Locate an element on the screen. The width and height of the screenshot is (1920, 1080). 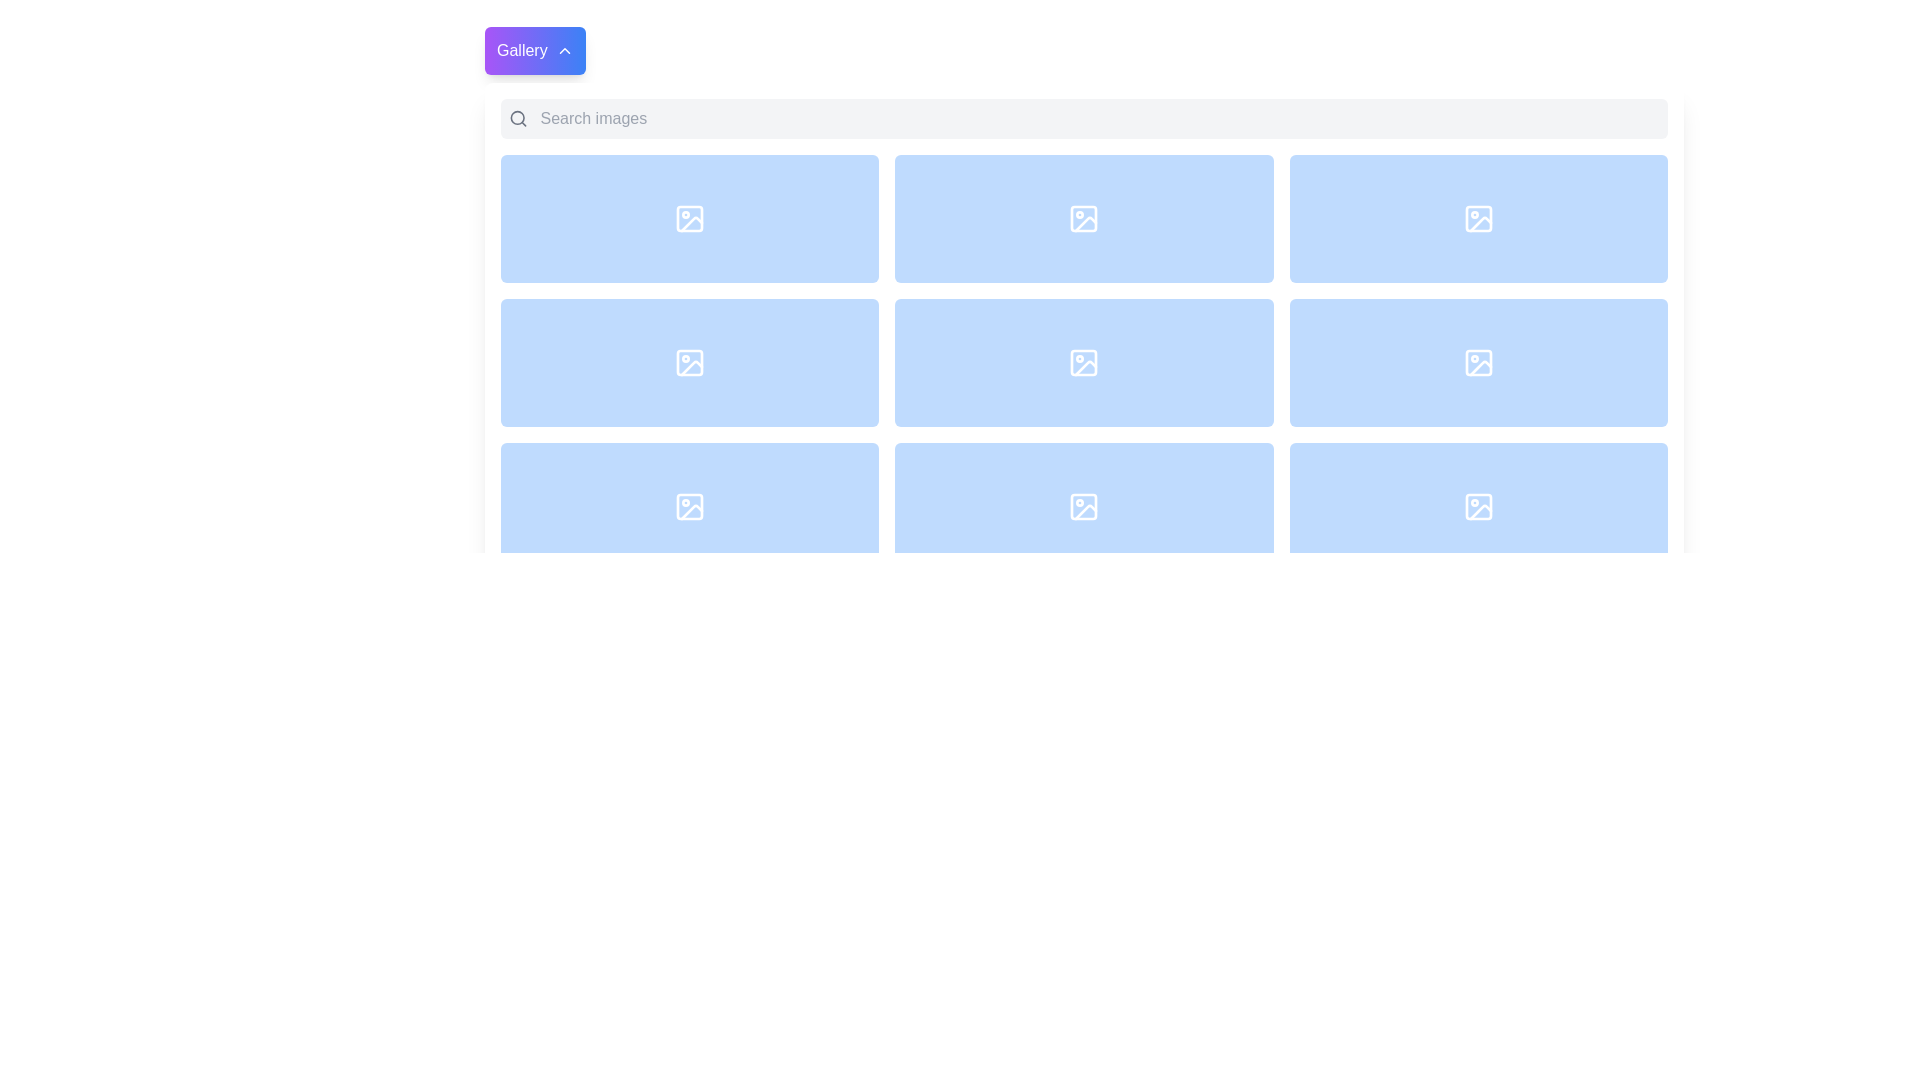
the rectangular button labeled 'Gallery' with a gradient background transitioning from purple to blue, located in the top-left corner of the interface is located at coordinates (535, 49).